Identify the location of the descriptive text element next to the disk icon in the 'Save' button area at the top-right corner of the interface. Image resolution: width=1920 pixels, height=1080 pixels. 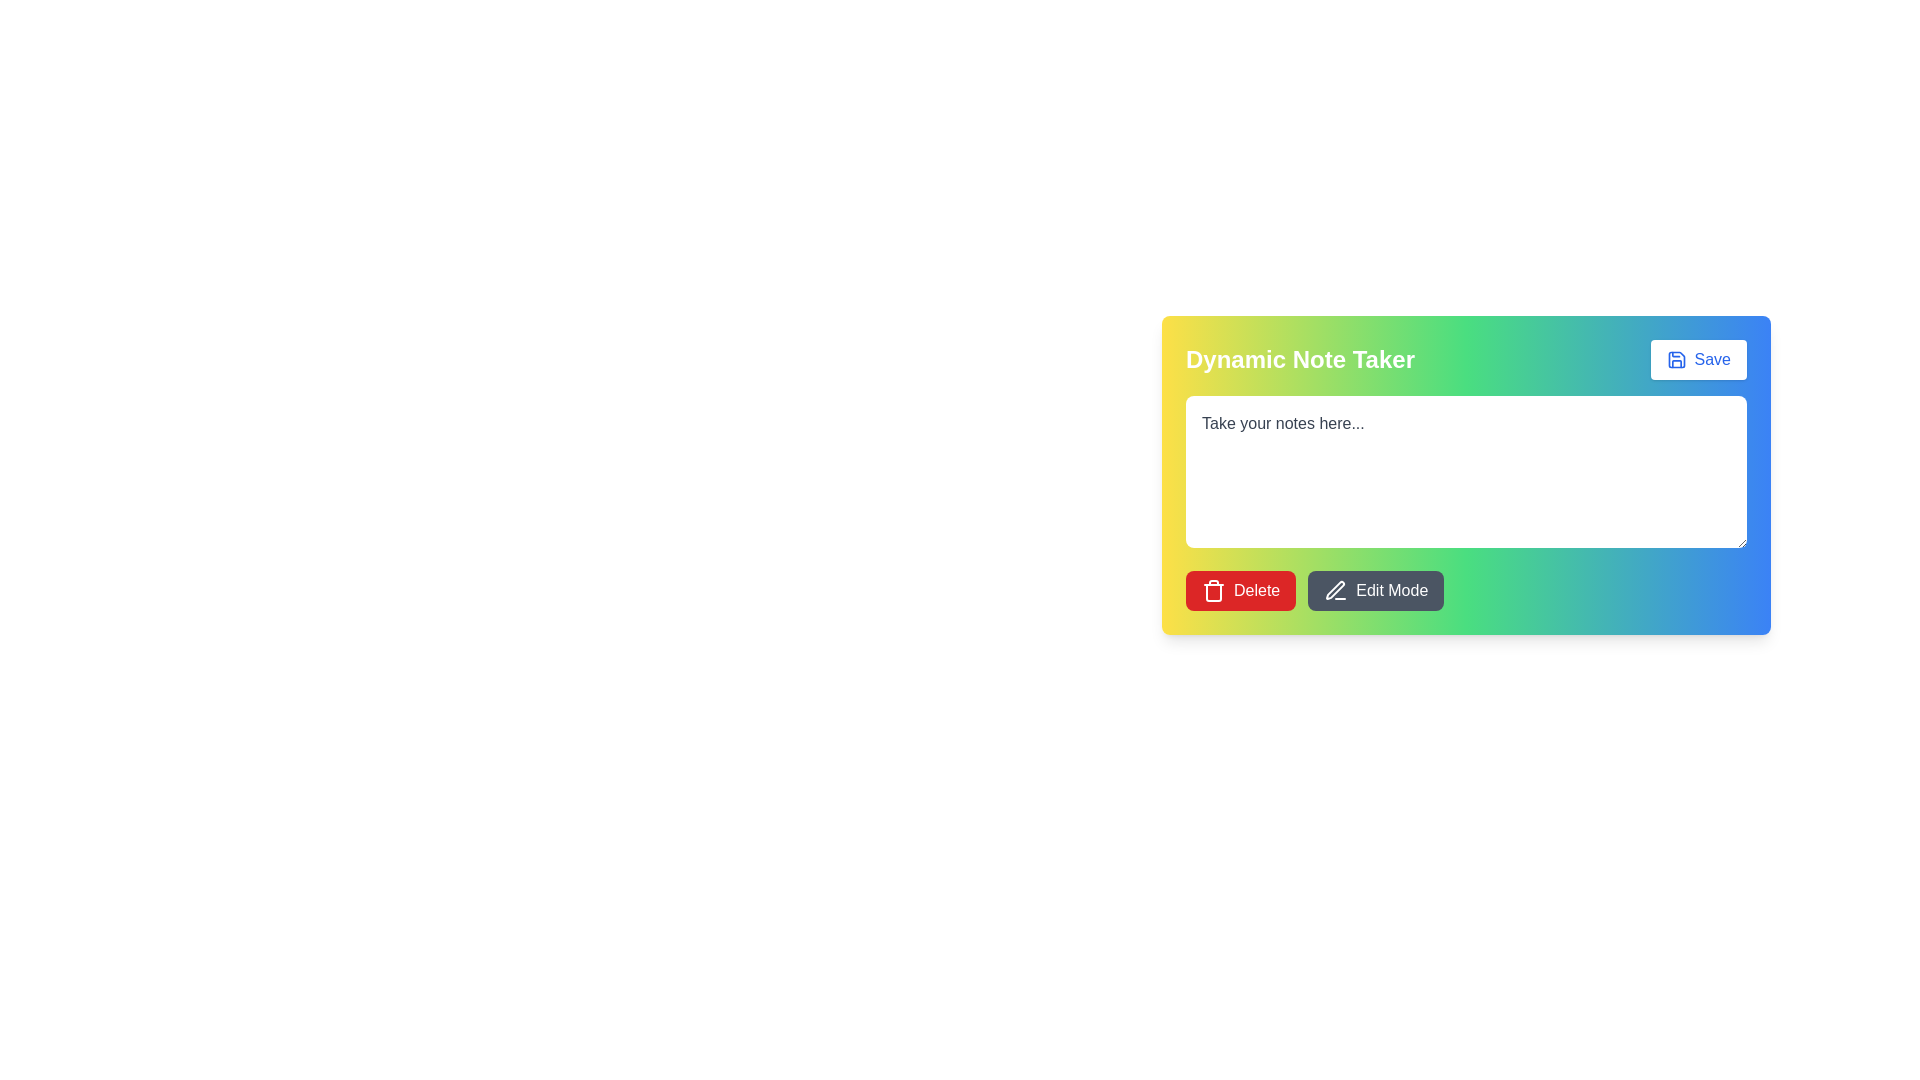
(1711, 358).